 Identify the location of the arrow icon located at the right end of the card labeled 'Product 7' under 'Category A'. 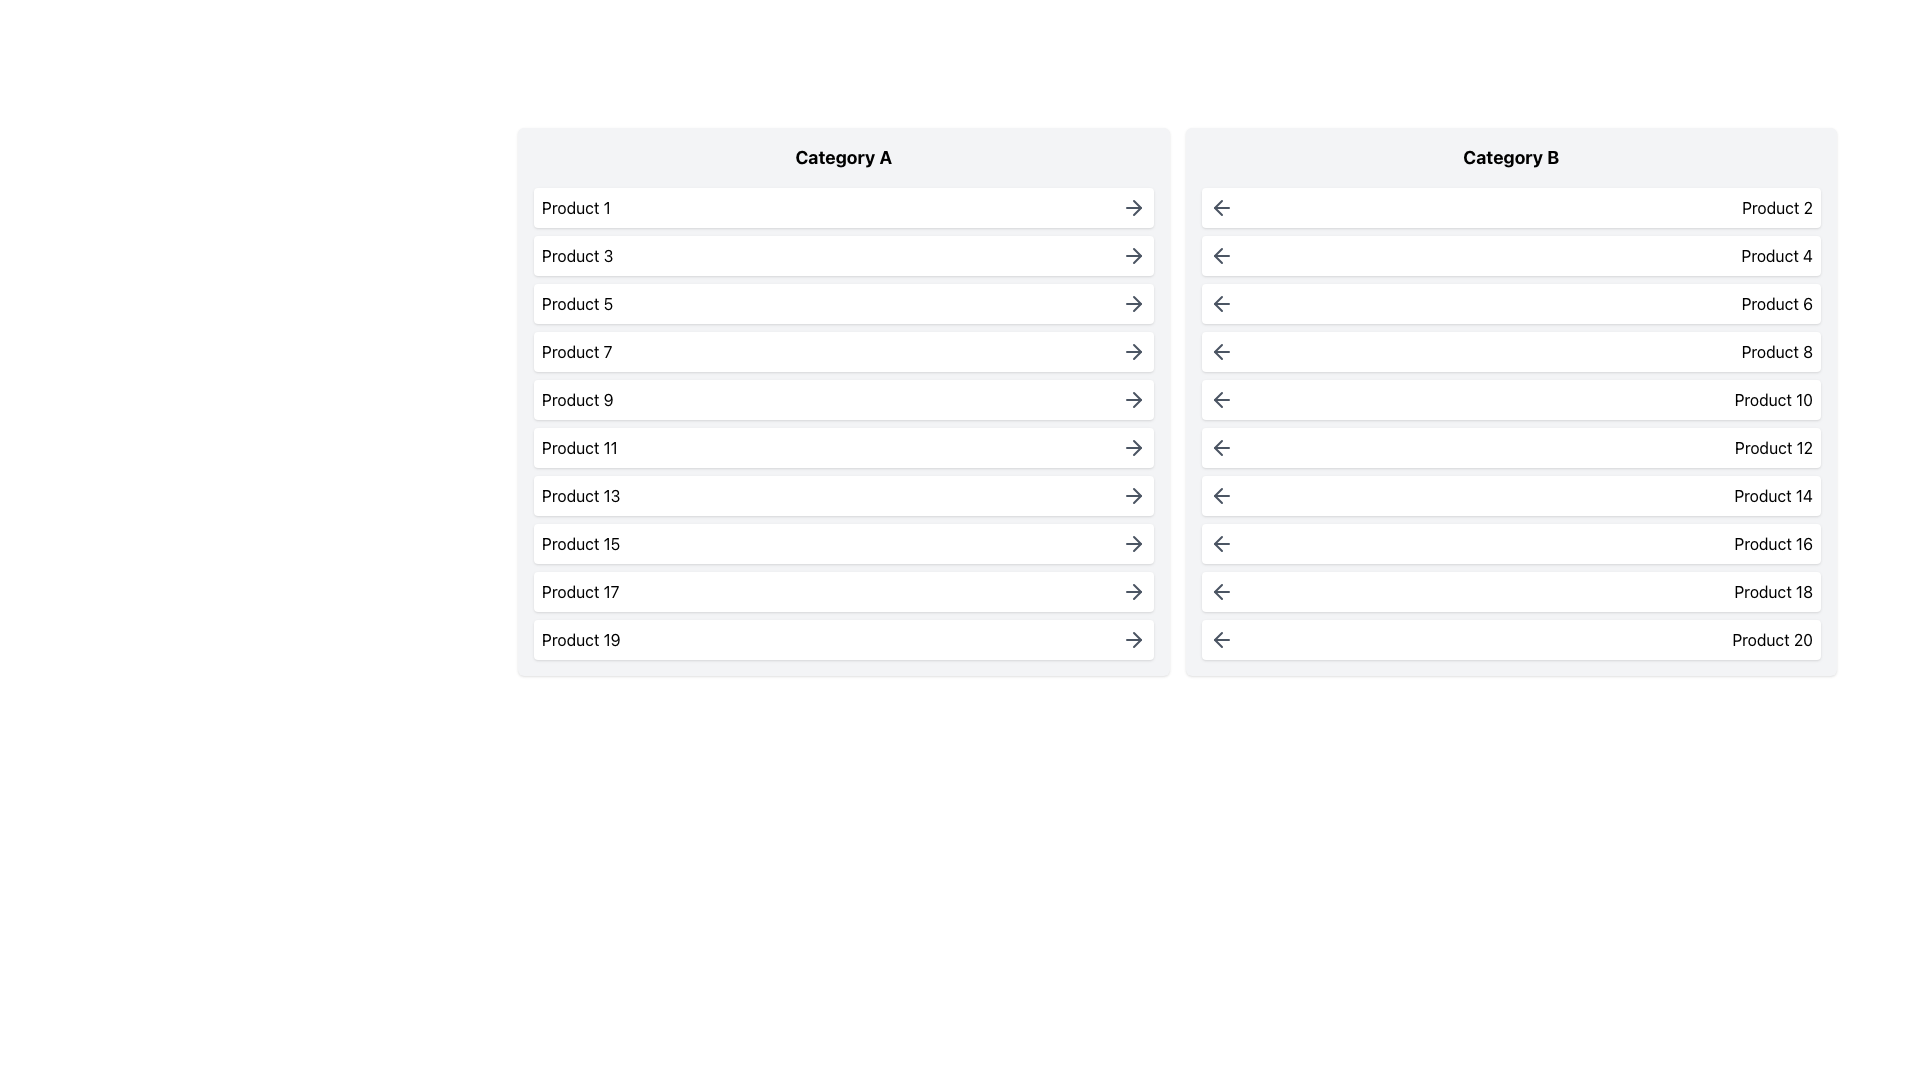
(1133, 350).